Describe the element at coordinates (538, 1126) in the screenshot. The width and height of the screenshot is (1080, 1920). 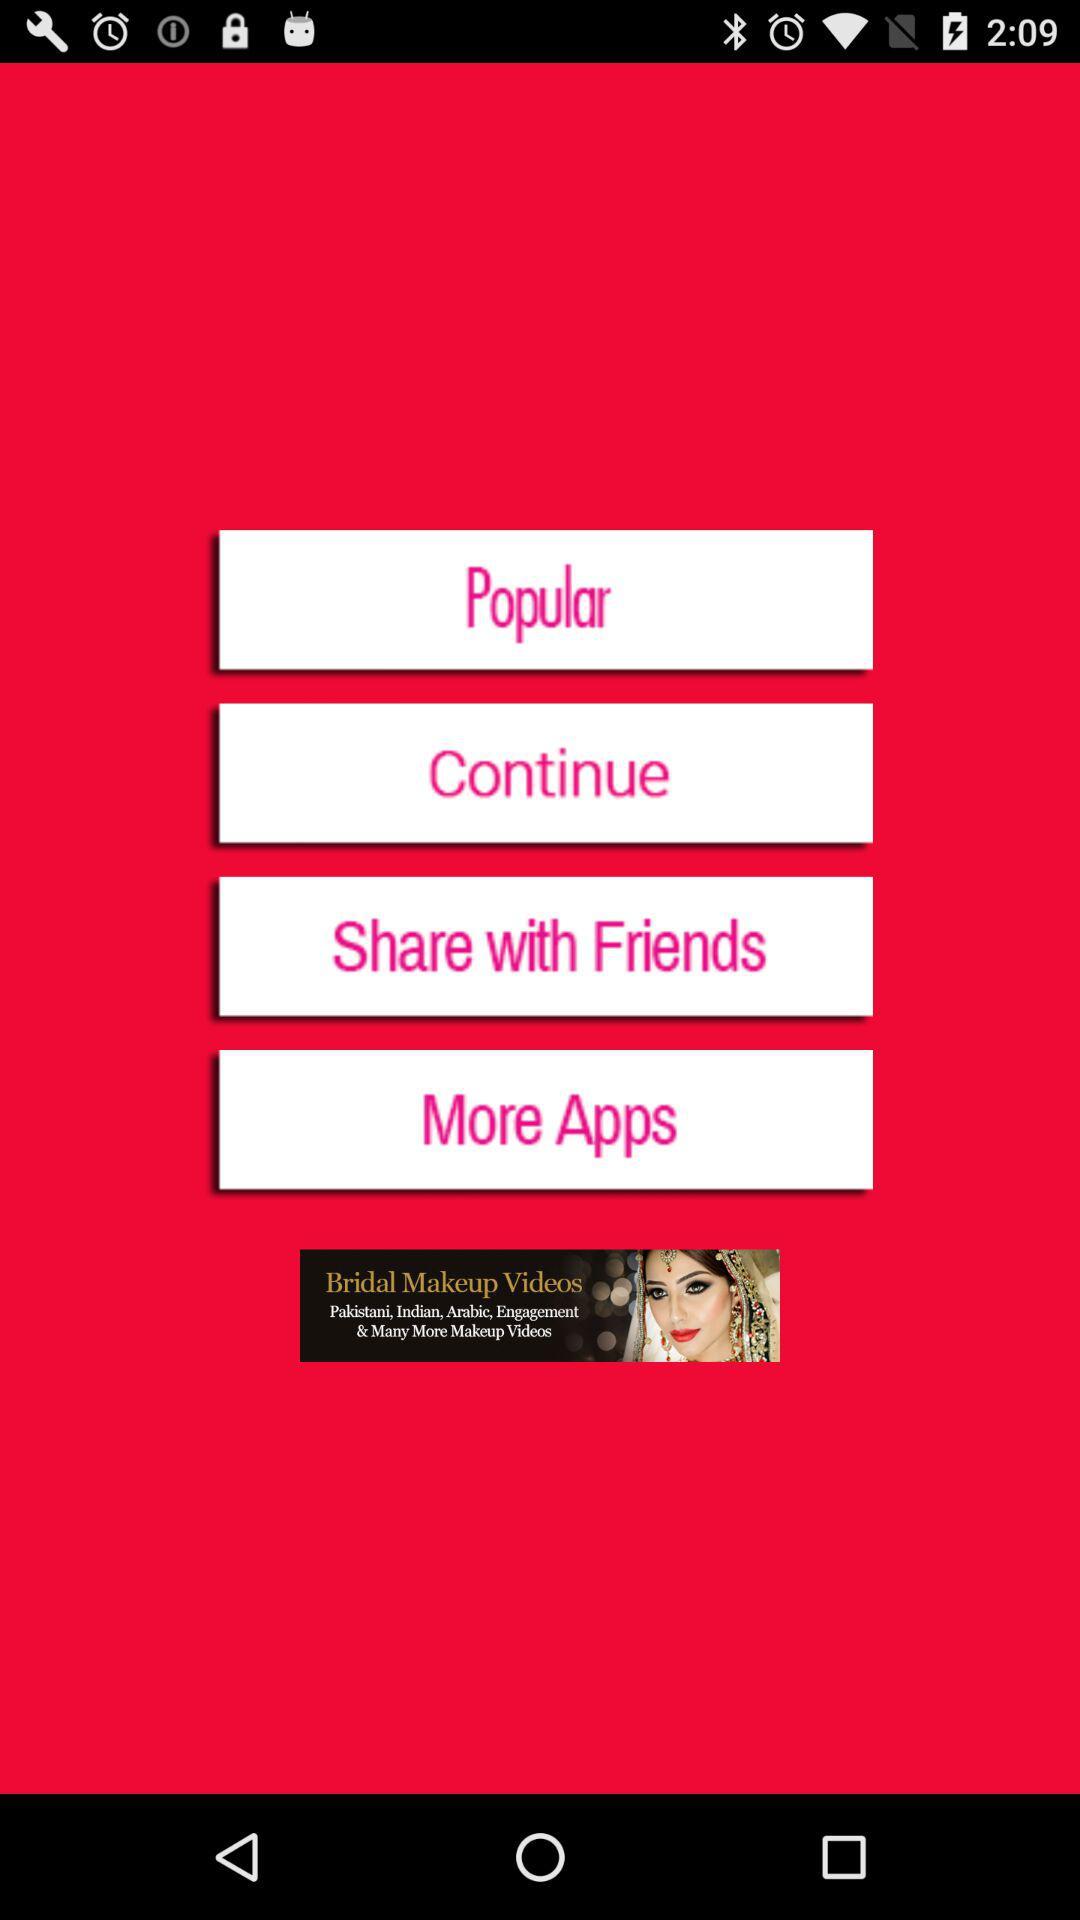
I see `display more applications` at that location.